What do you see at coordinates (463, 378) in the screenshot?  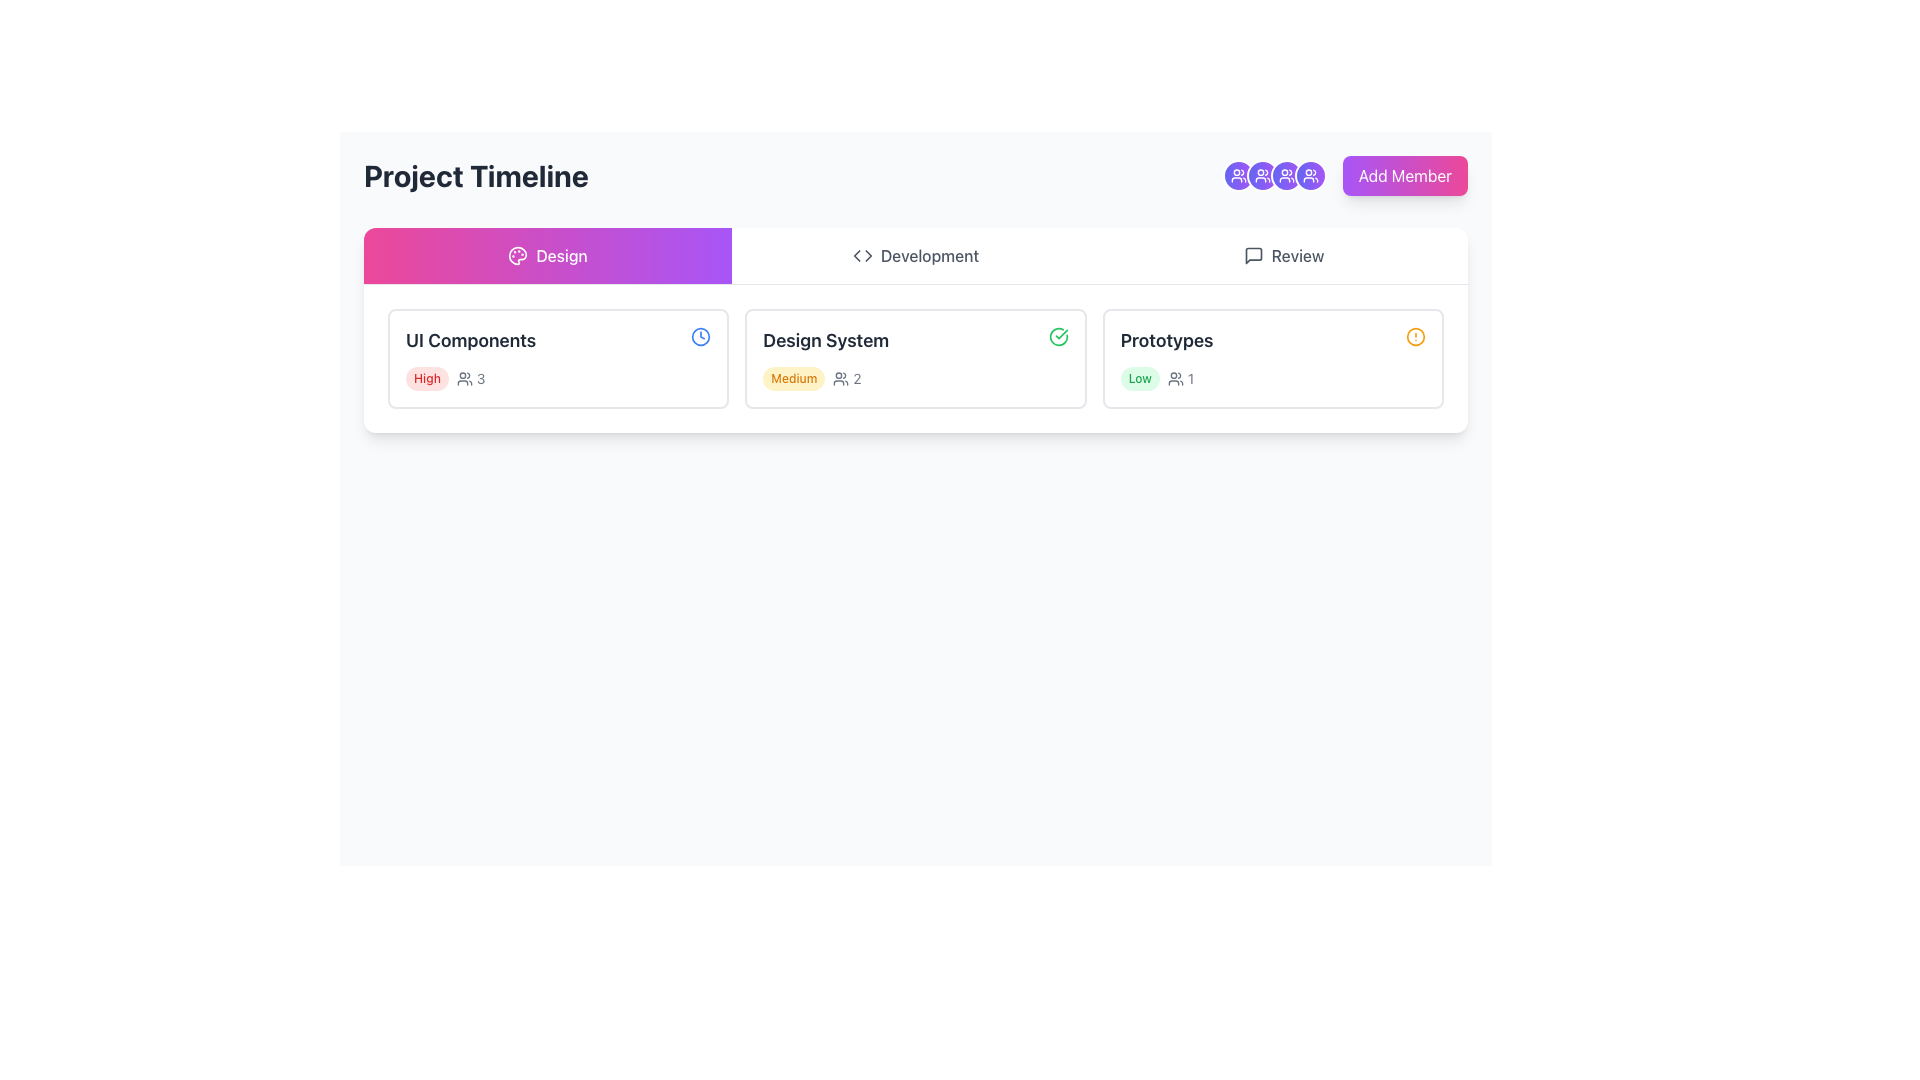 I see `the small icon representing a group of people, which is located to the right of the 'High' label and directly before the numerical value '3' in the 'UI Components' card` at bounding box center [463, 378].